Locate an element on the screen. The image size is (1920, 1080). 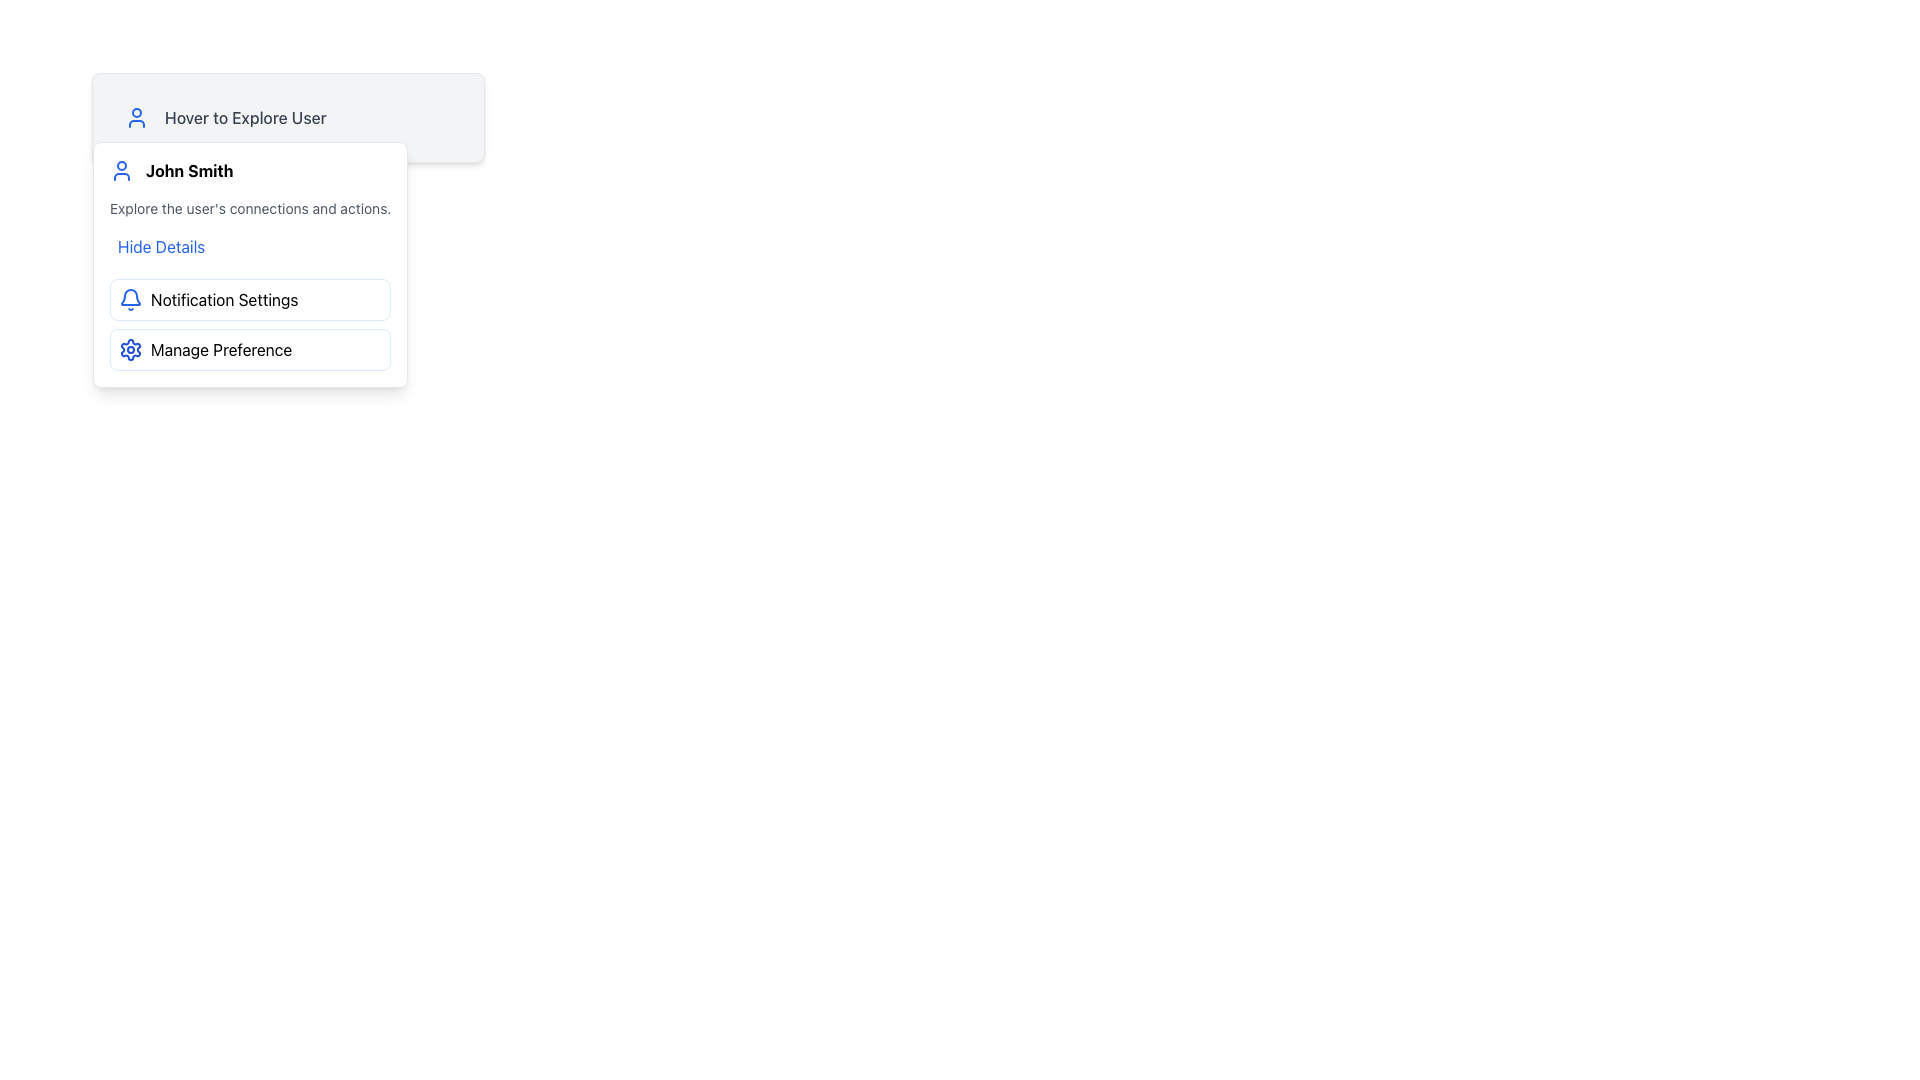
the gear icon located to the left of the 'Manage Preference' button is located at coordinates (129, 349).